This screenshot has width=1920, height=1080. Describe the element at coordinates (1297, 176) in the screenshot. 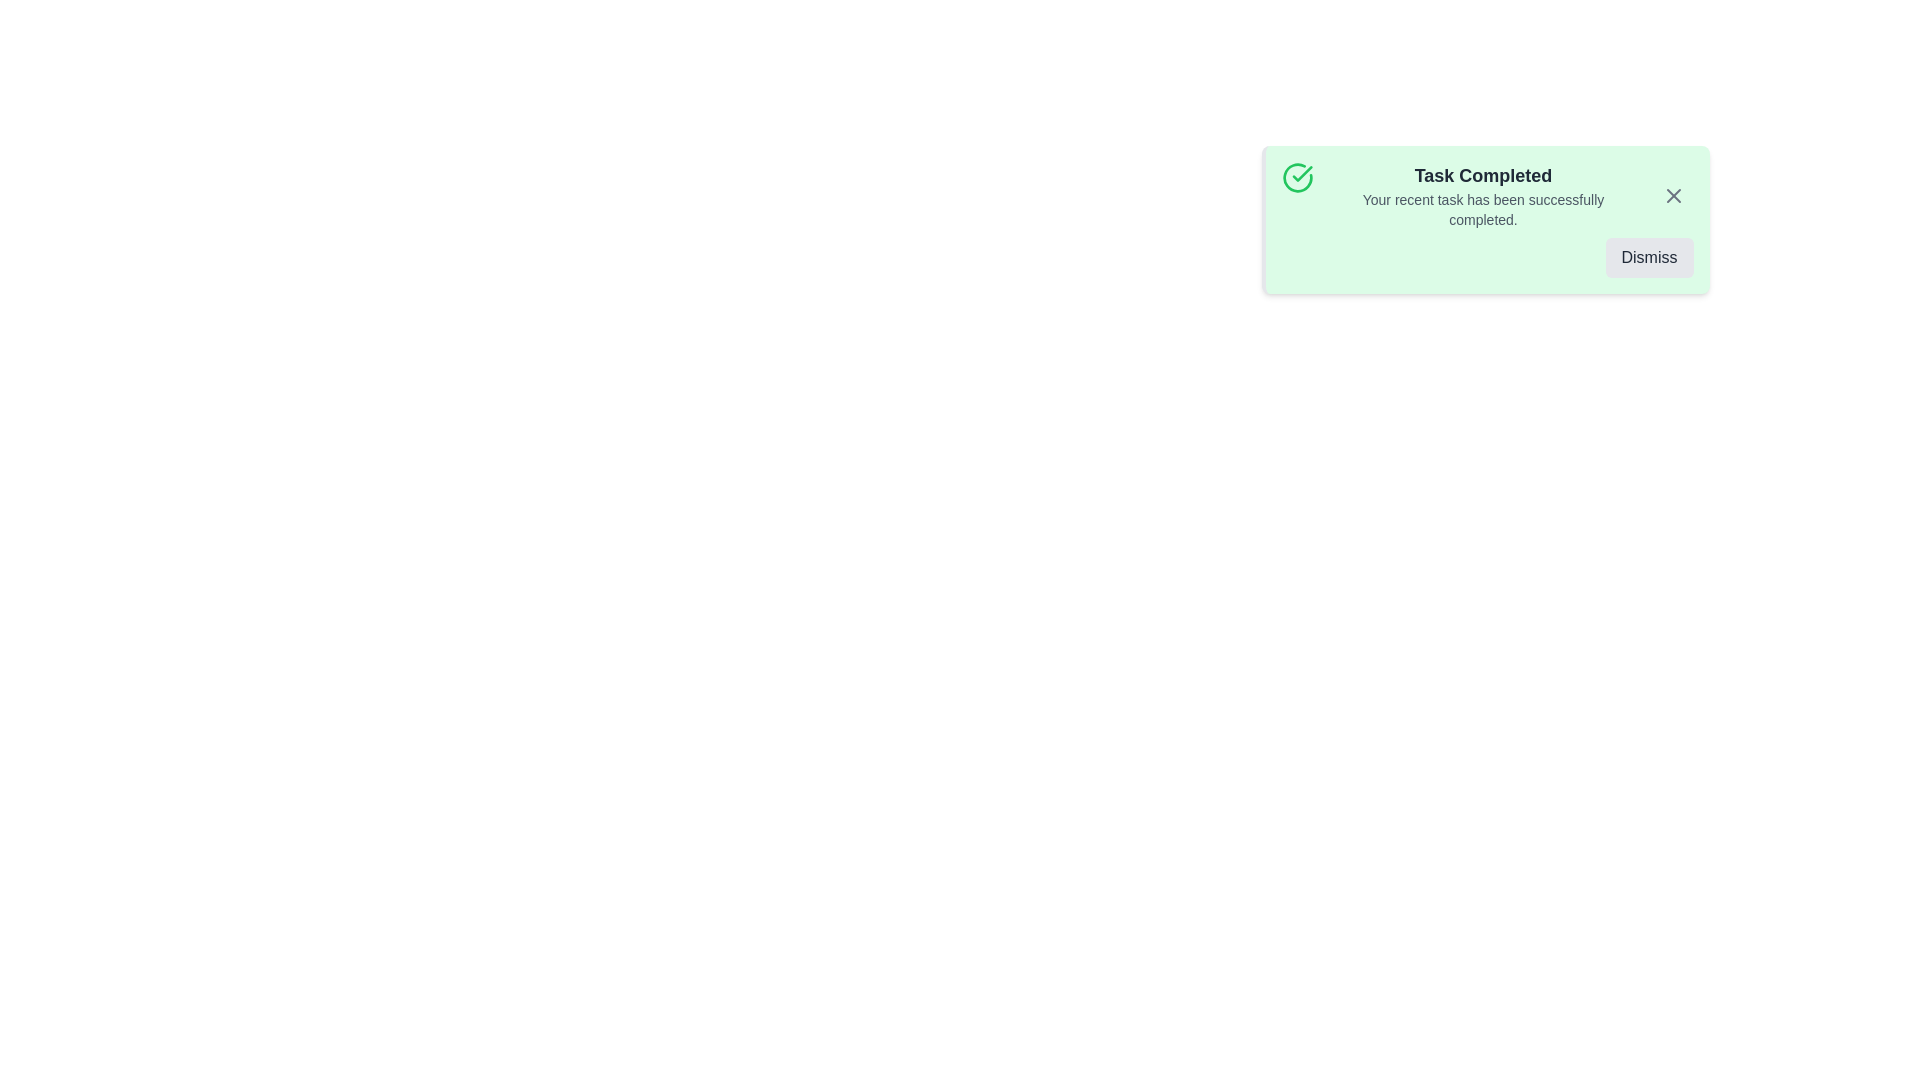

I see `the circular green checkmark icon located to the left of the text 'Task Completed' in the green notification banner` at that location.